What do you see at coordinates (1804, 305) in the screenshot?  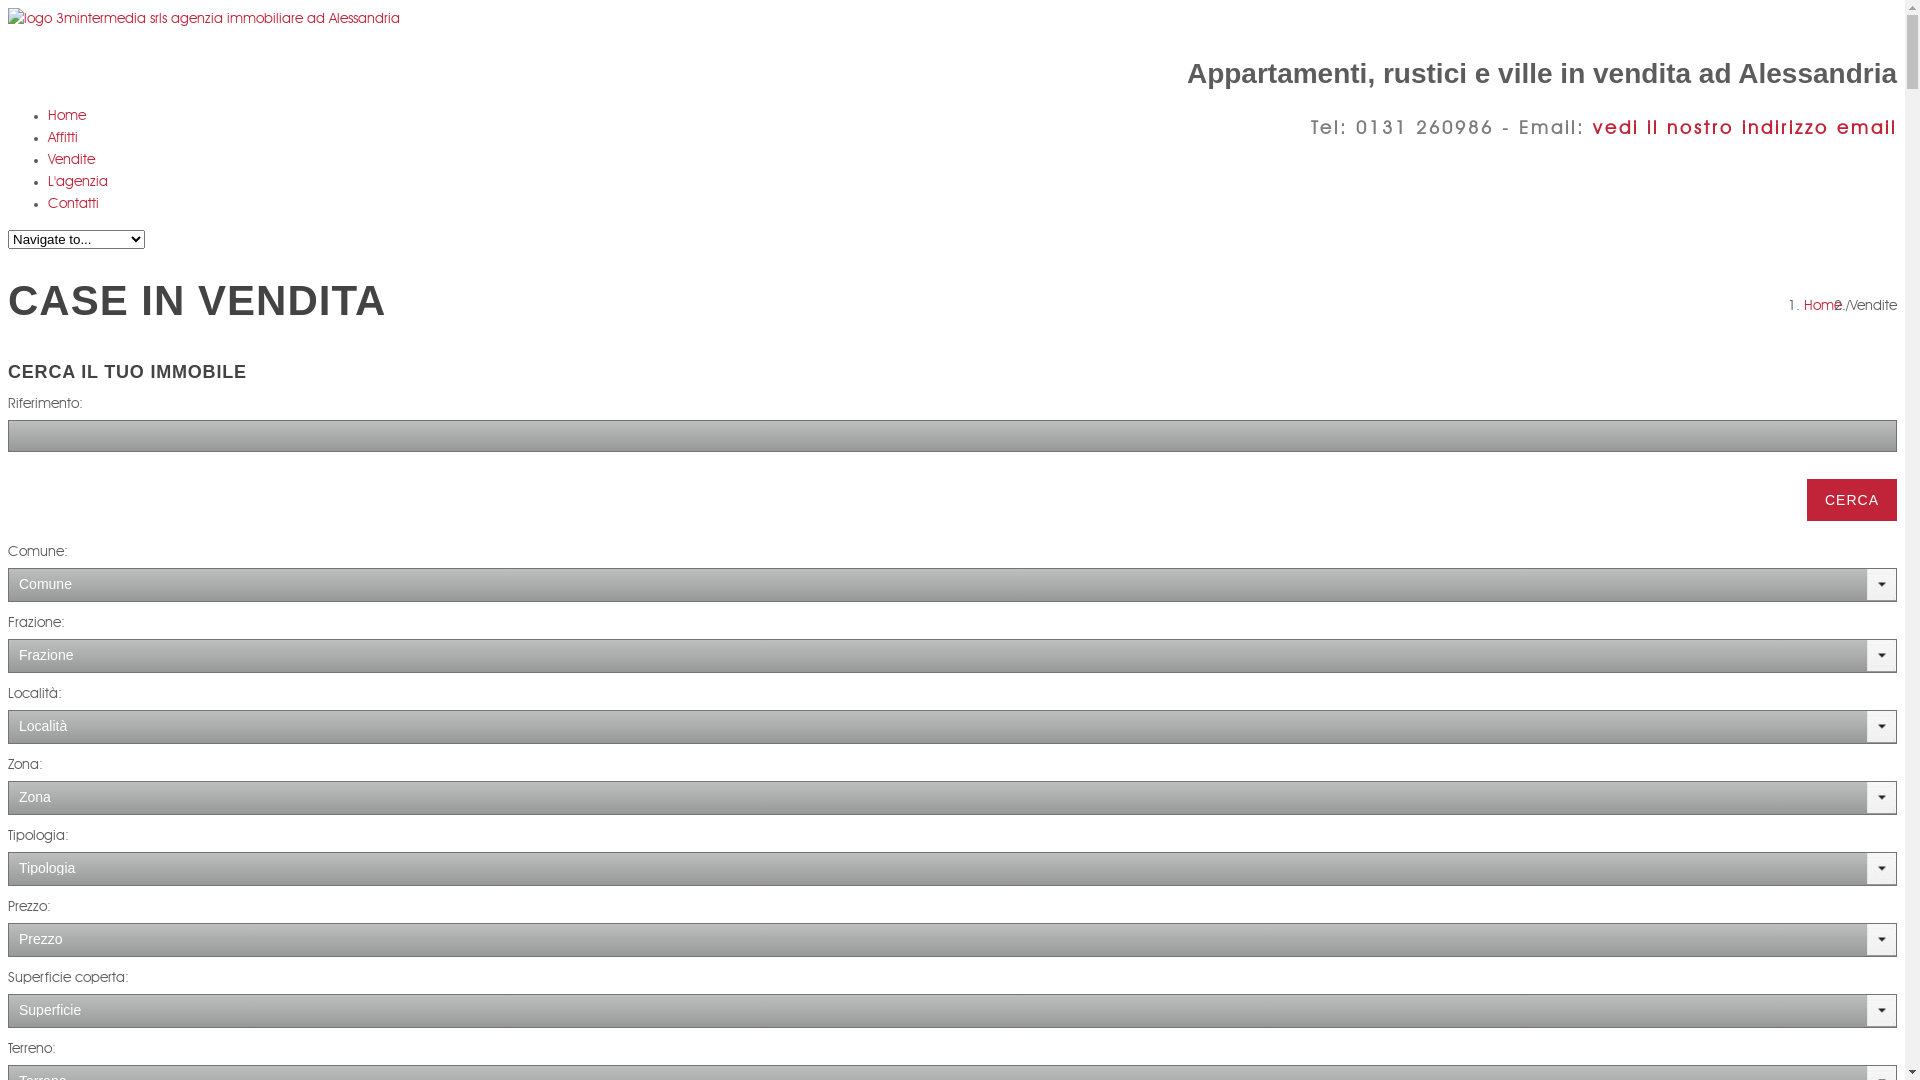 I see `'Home'` at bounding box center [1804, 305].